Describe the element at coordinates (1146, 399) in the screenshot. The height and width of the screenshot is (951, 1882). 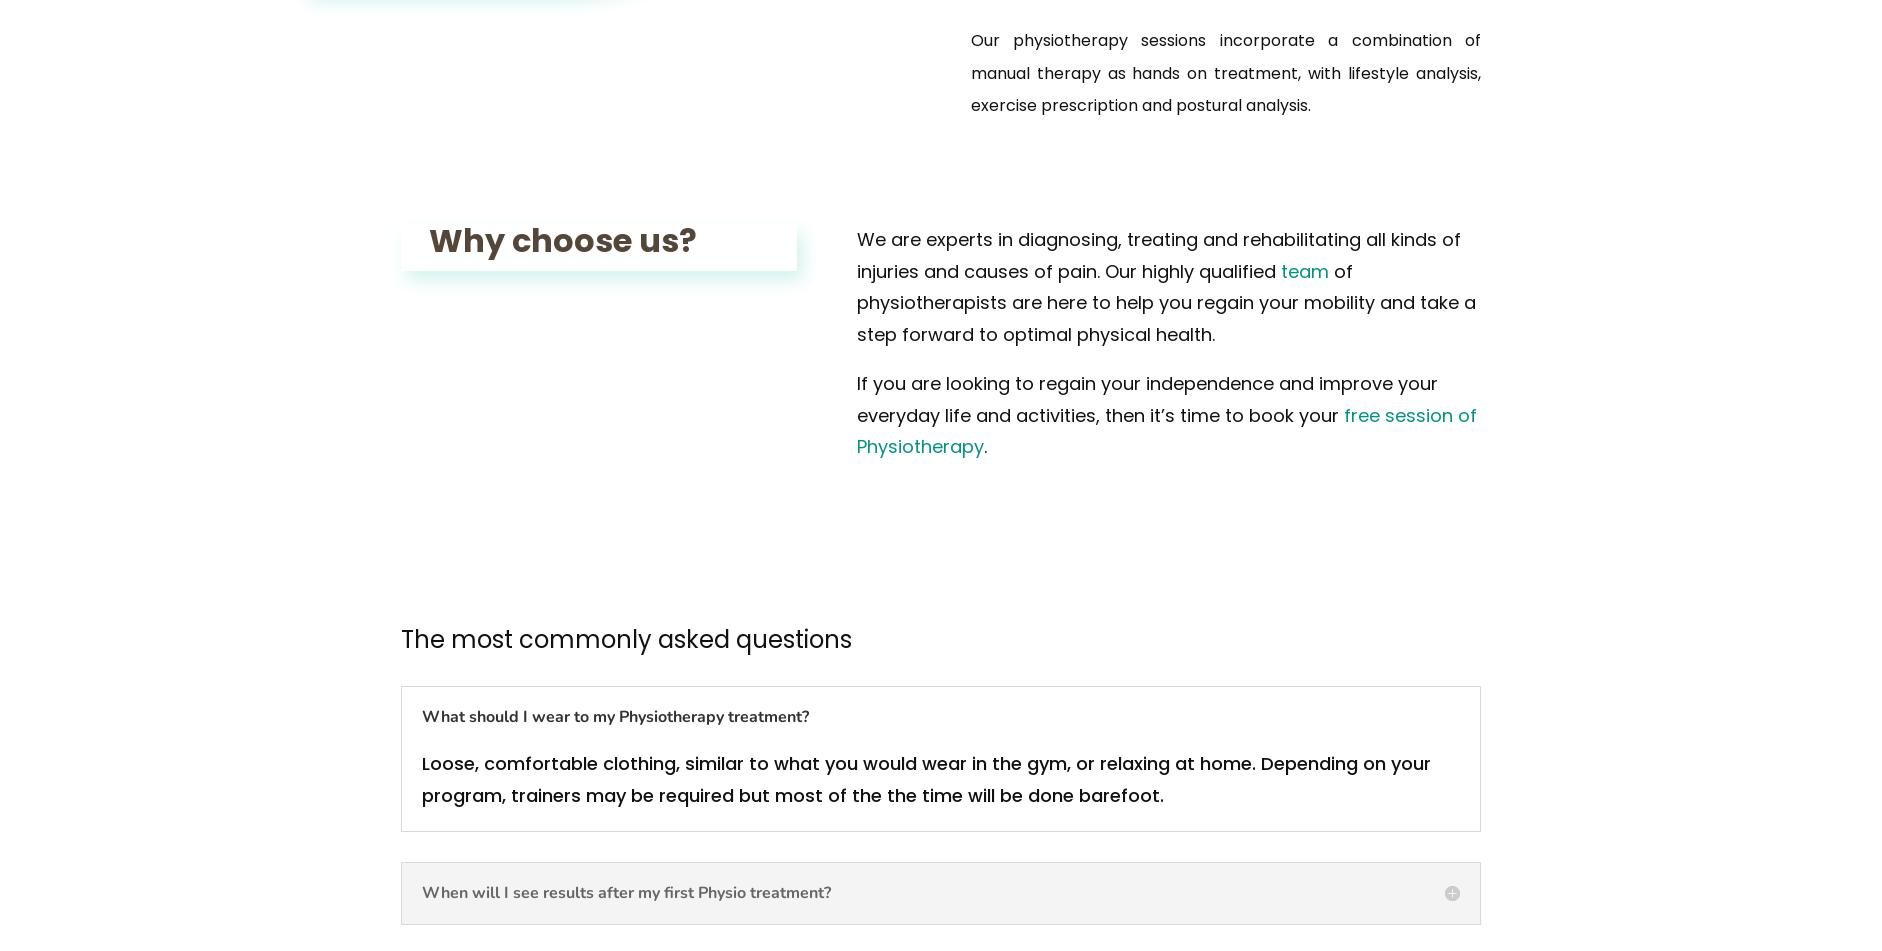
I see `'If you are looking to regain your independence and improve your everyday life and activities, then it’s time to book your'` at that location.